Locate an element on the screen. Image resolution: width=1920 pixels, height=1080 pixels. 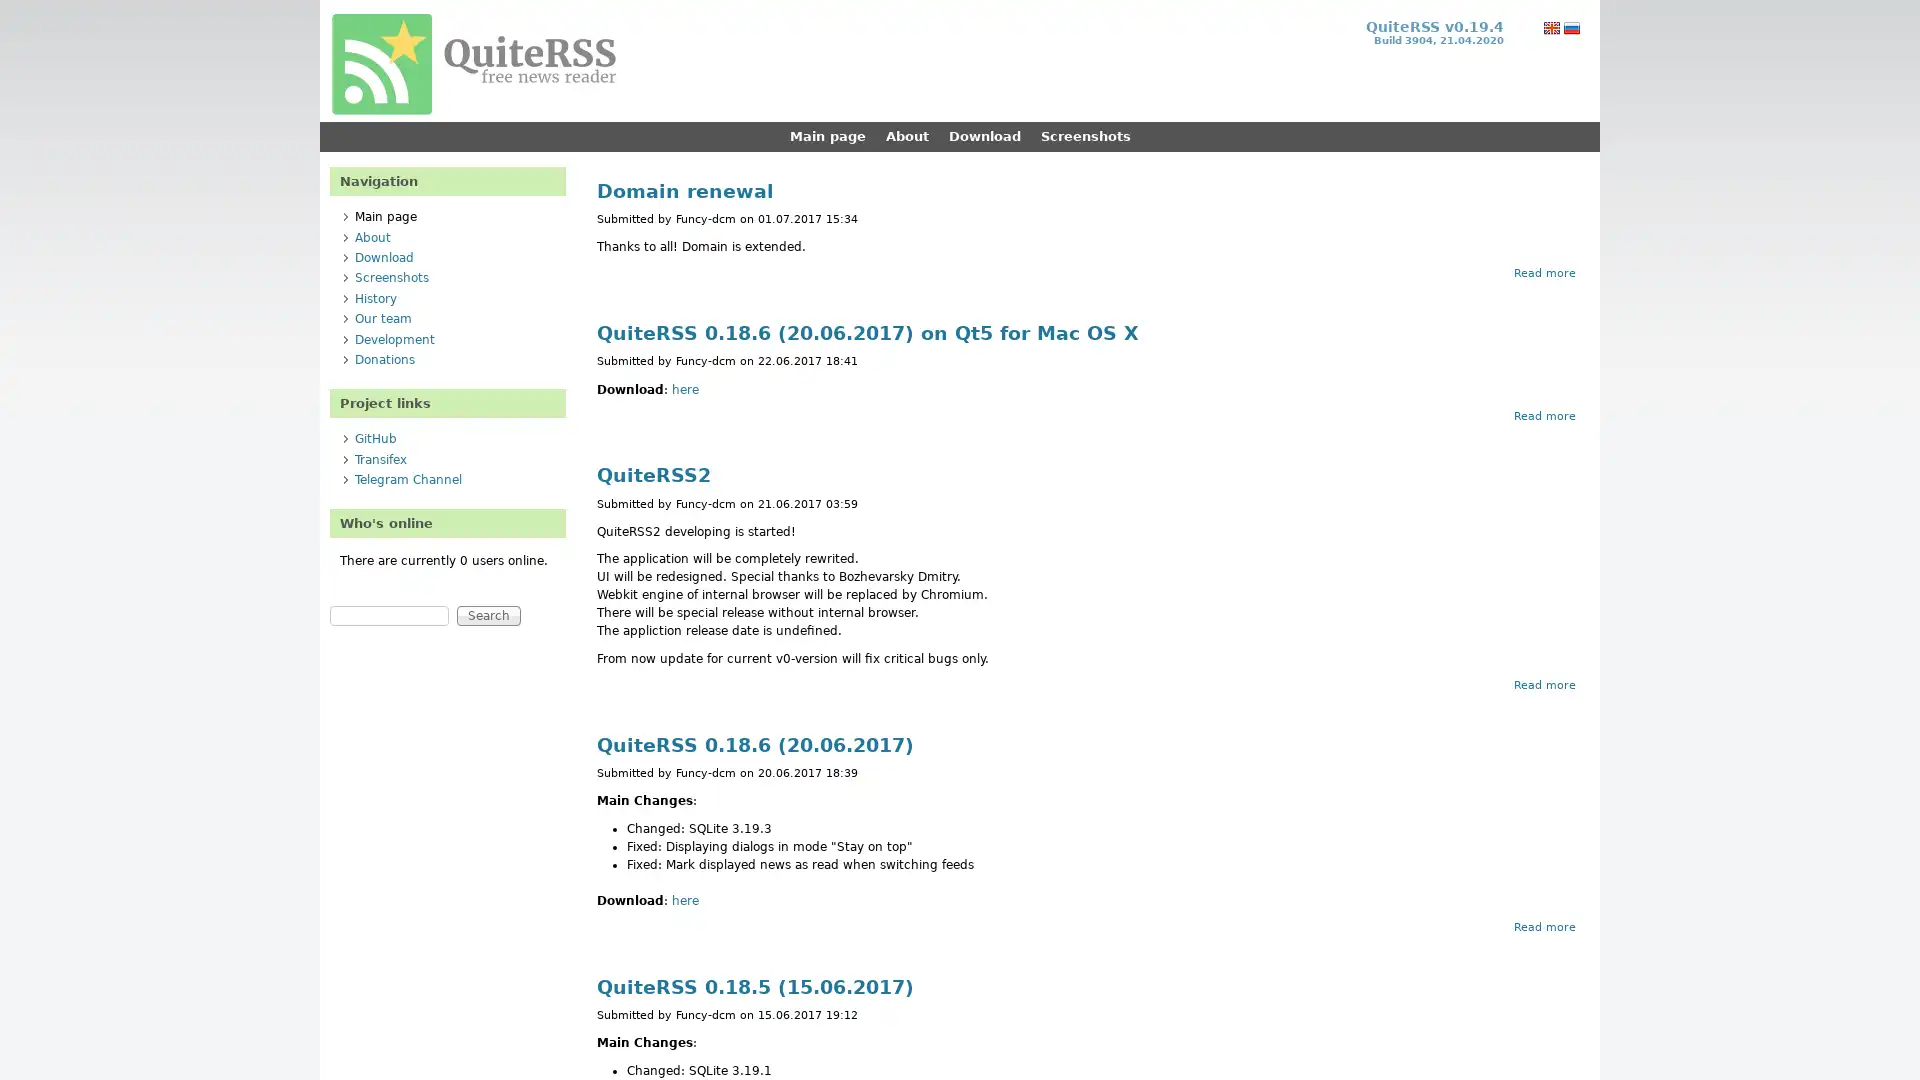
Search is located at coordinates (489, 615).